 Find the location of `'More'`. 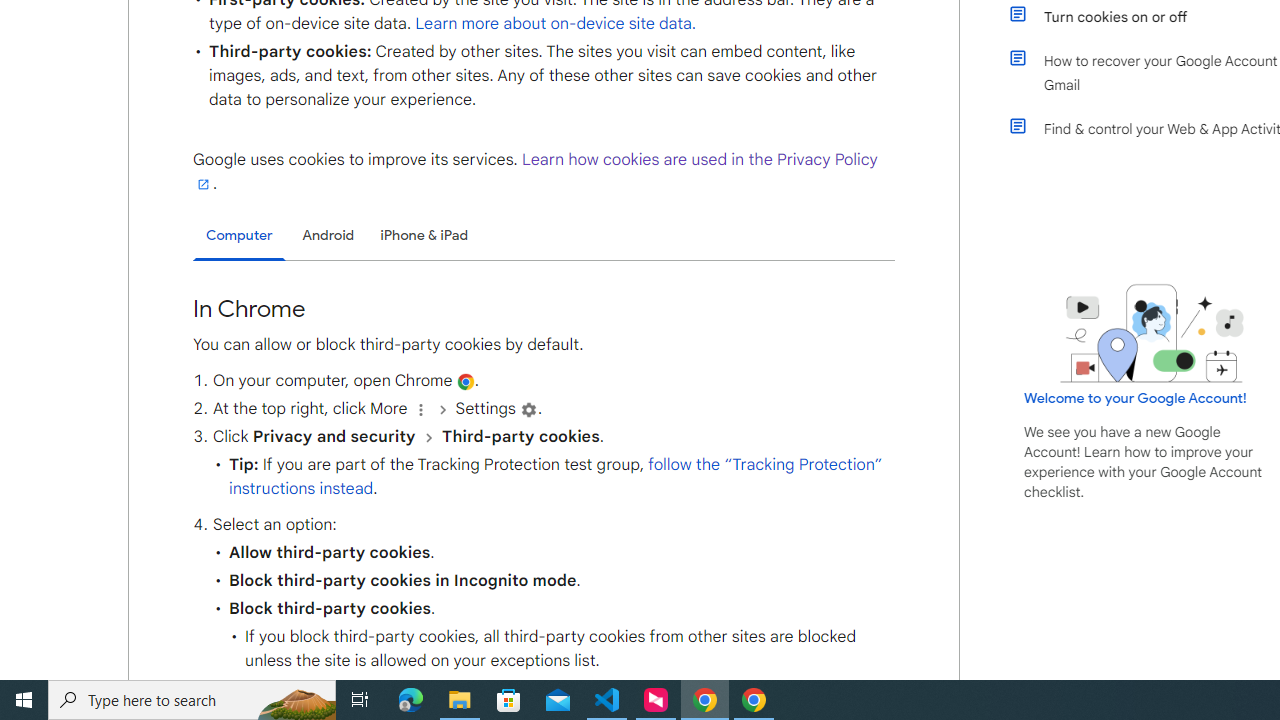

'More' is located at coordinates (419, 408).